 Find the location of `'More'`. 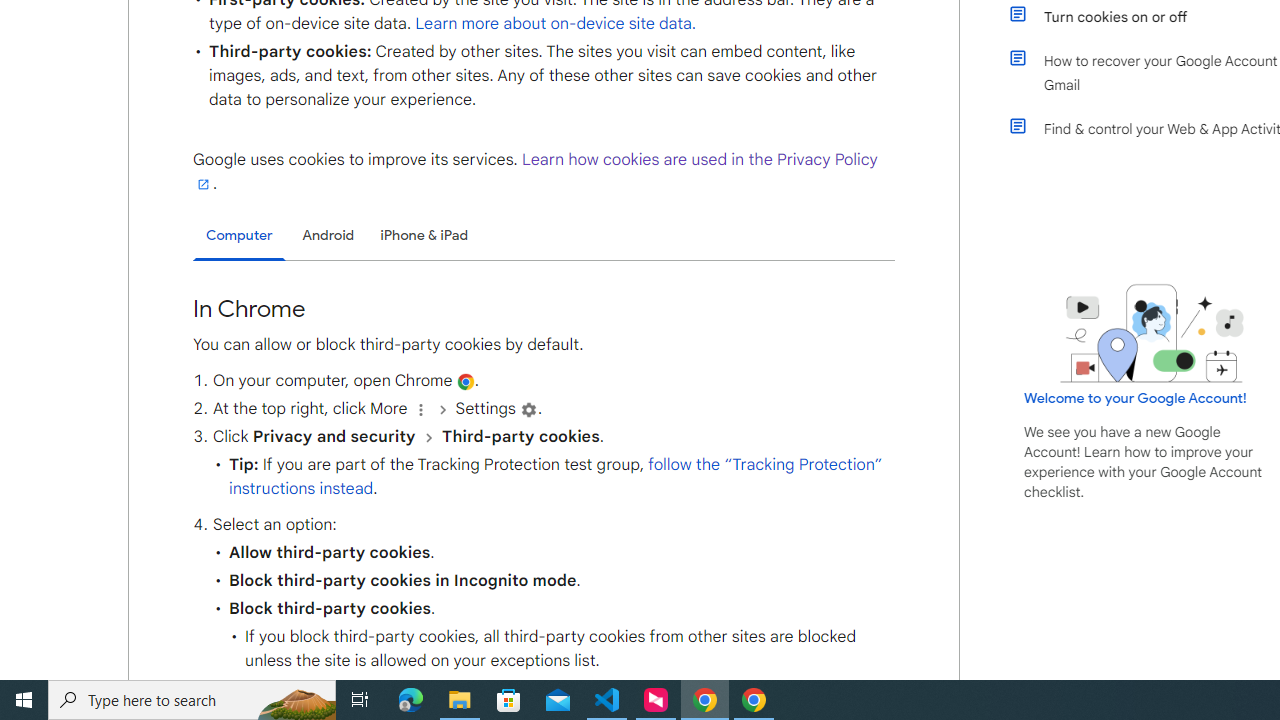

'More' is located at coordinates (419, 408).